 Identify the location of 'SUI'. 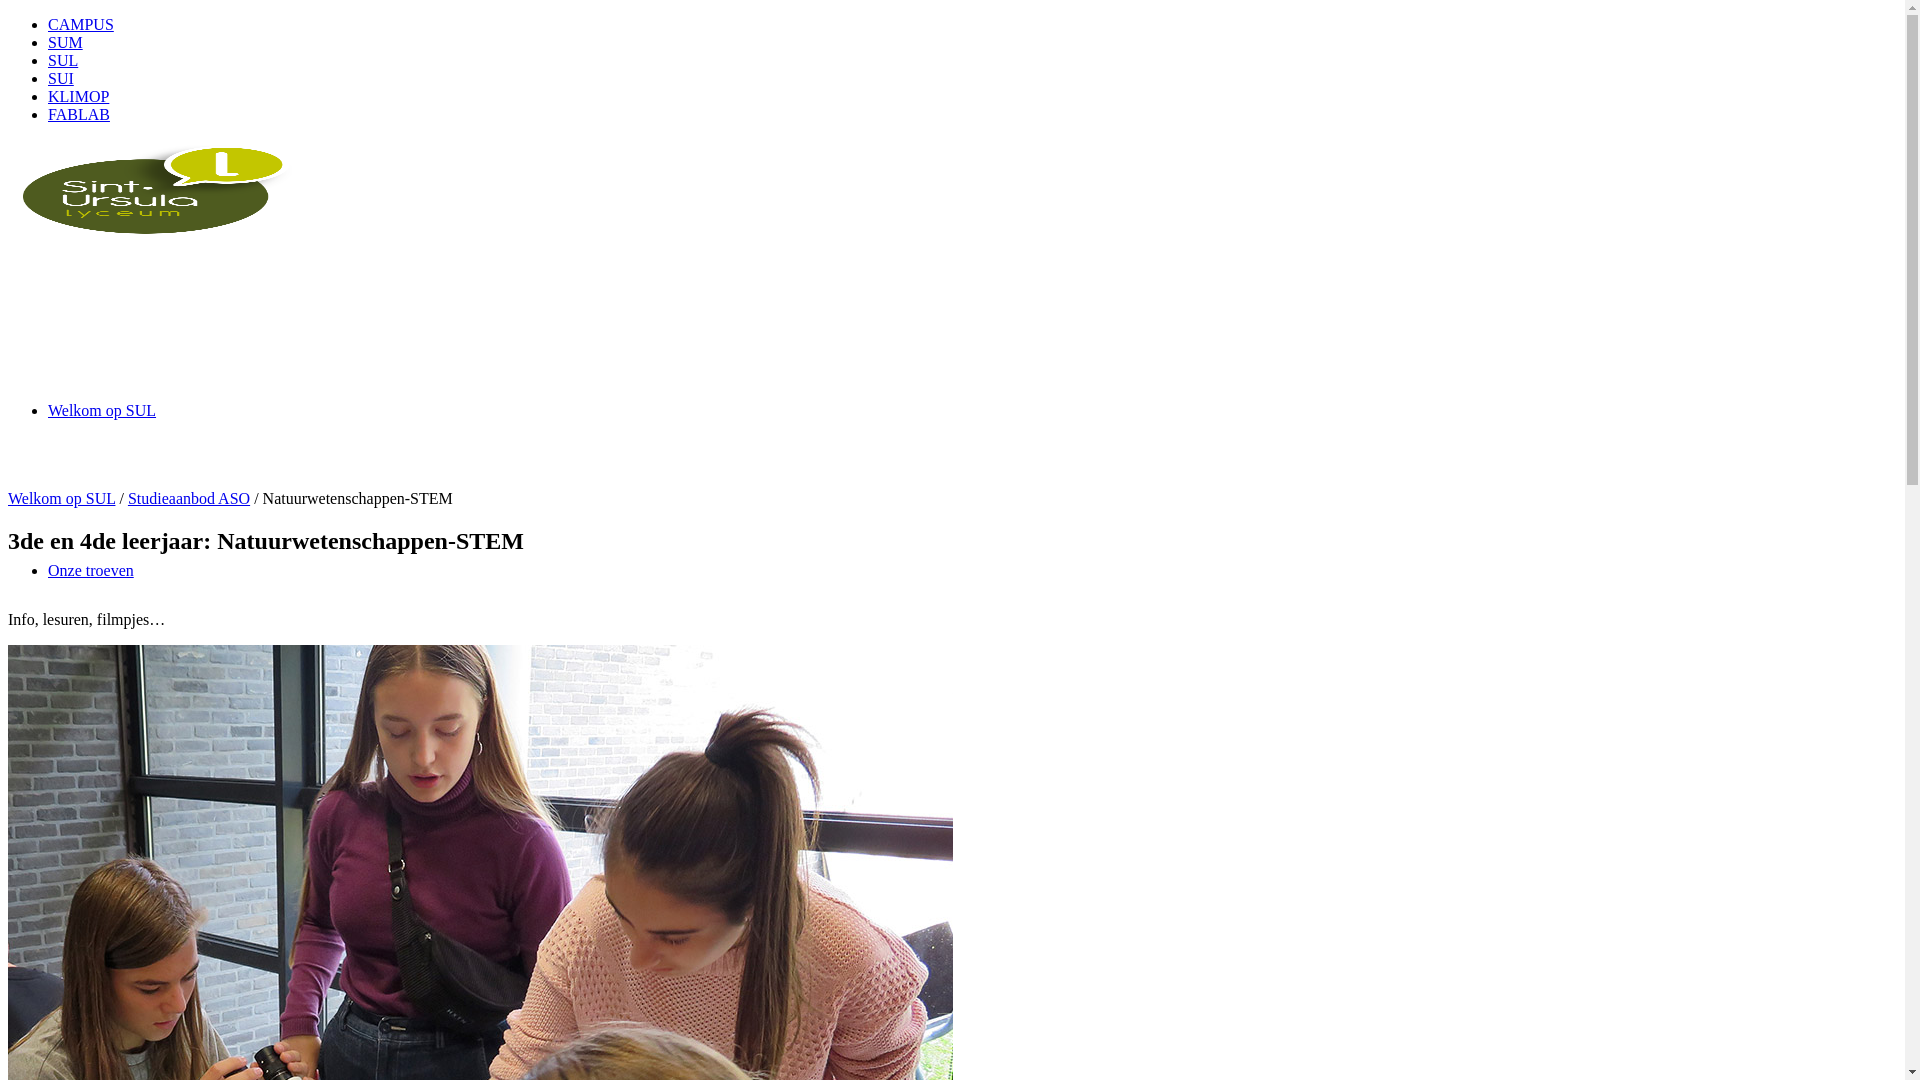
(48, 77).